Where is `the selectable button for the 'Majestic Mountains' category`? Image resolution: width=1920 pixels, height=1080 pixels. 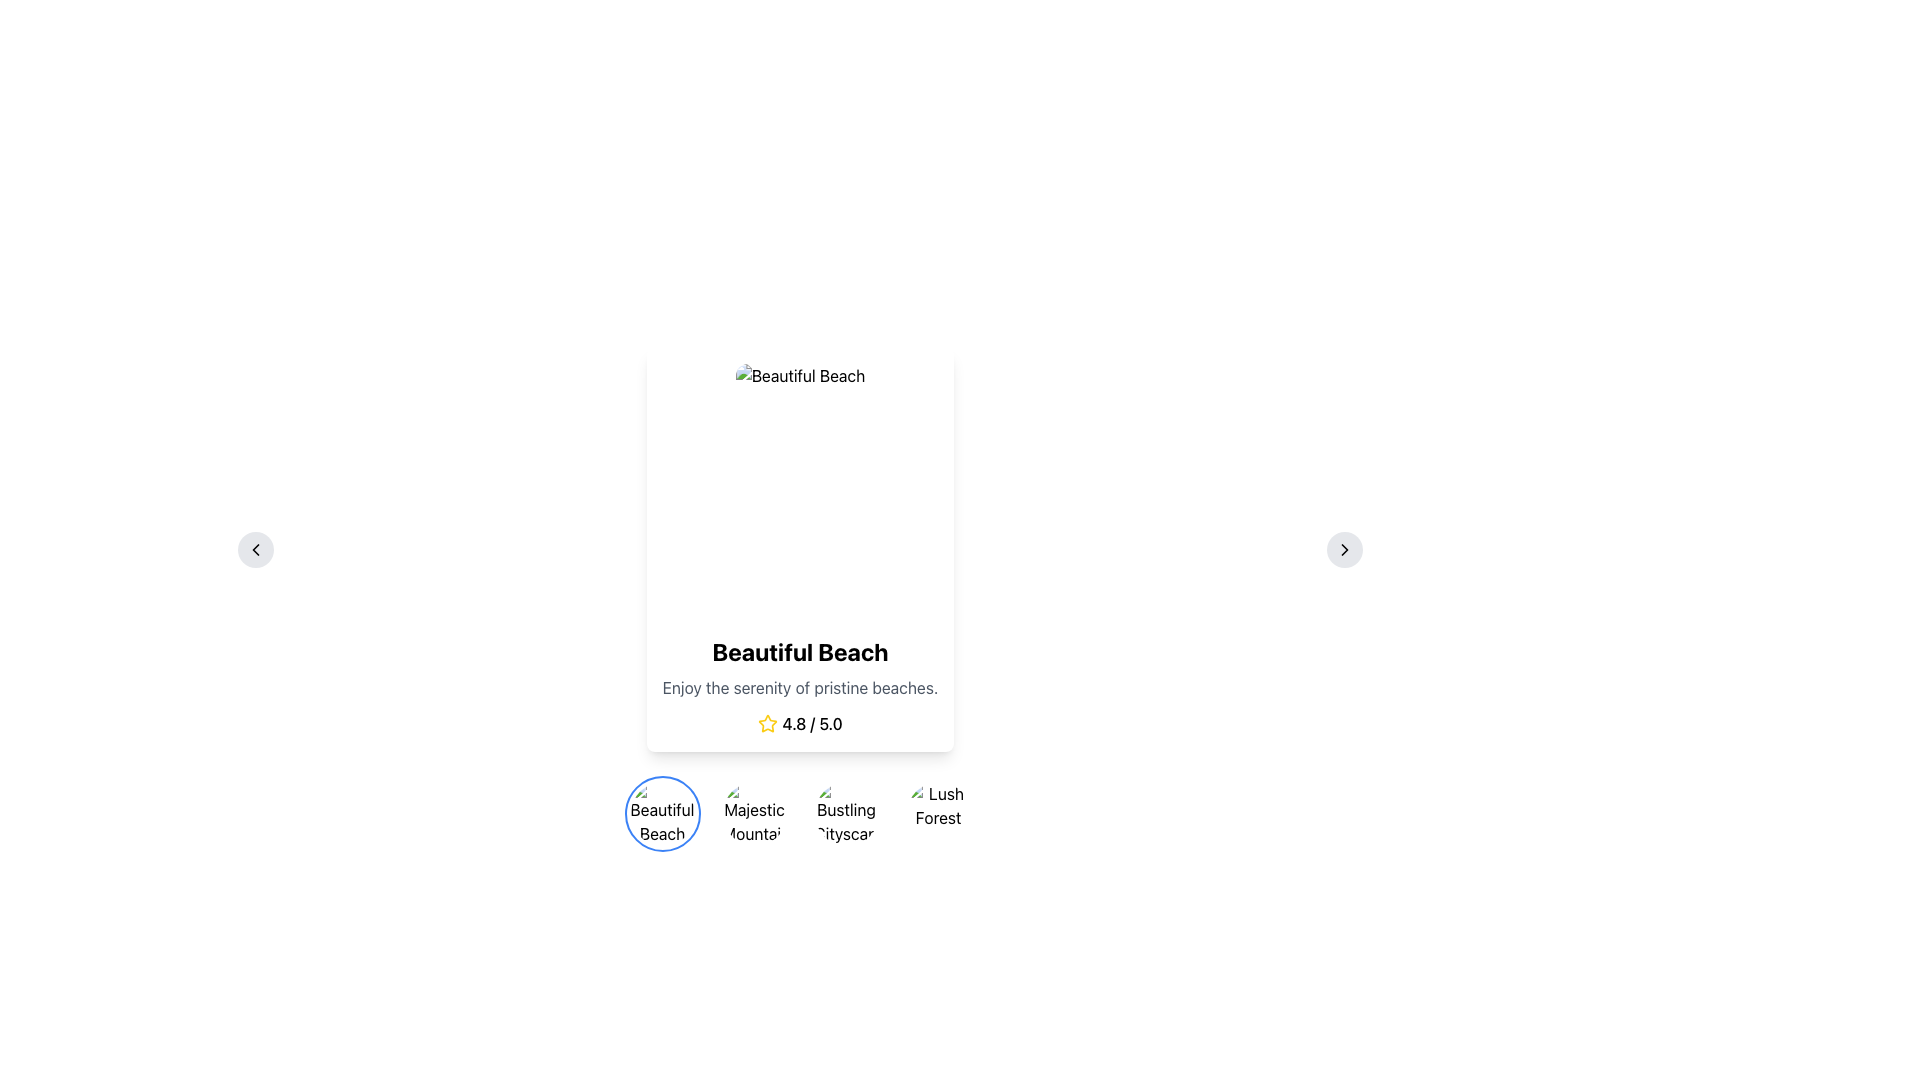 the selectable button for the 'Majestic Mountains' category is located at coordinates (753, 813).